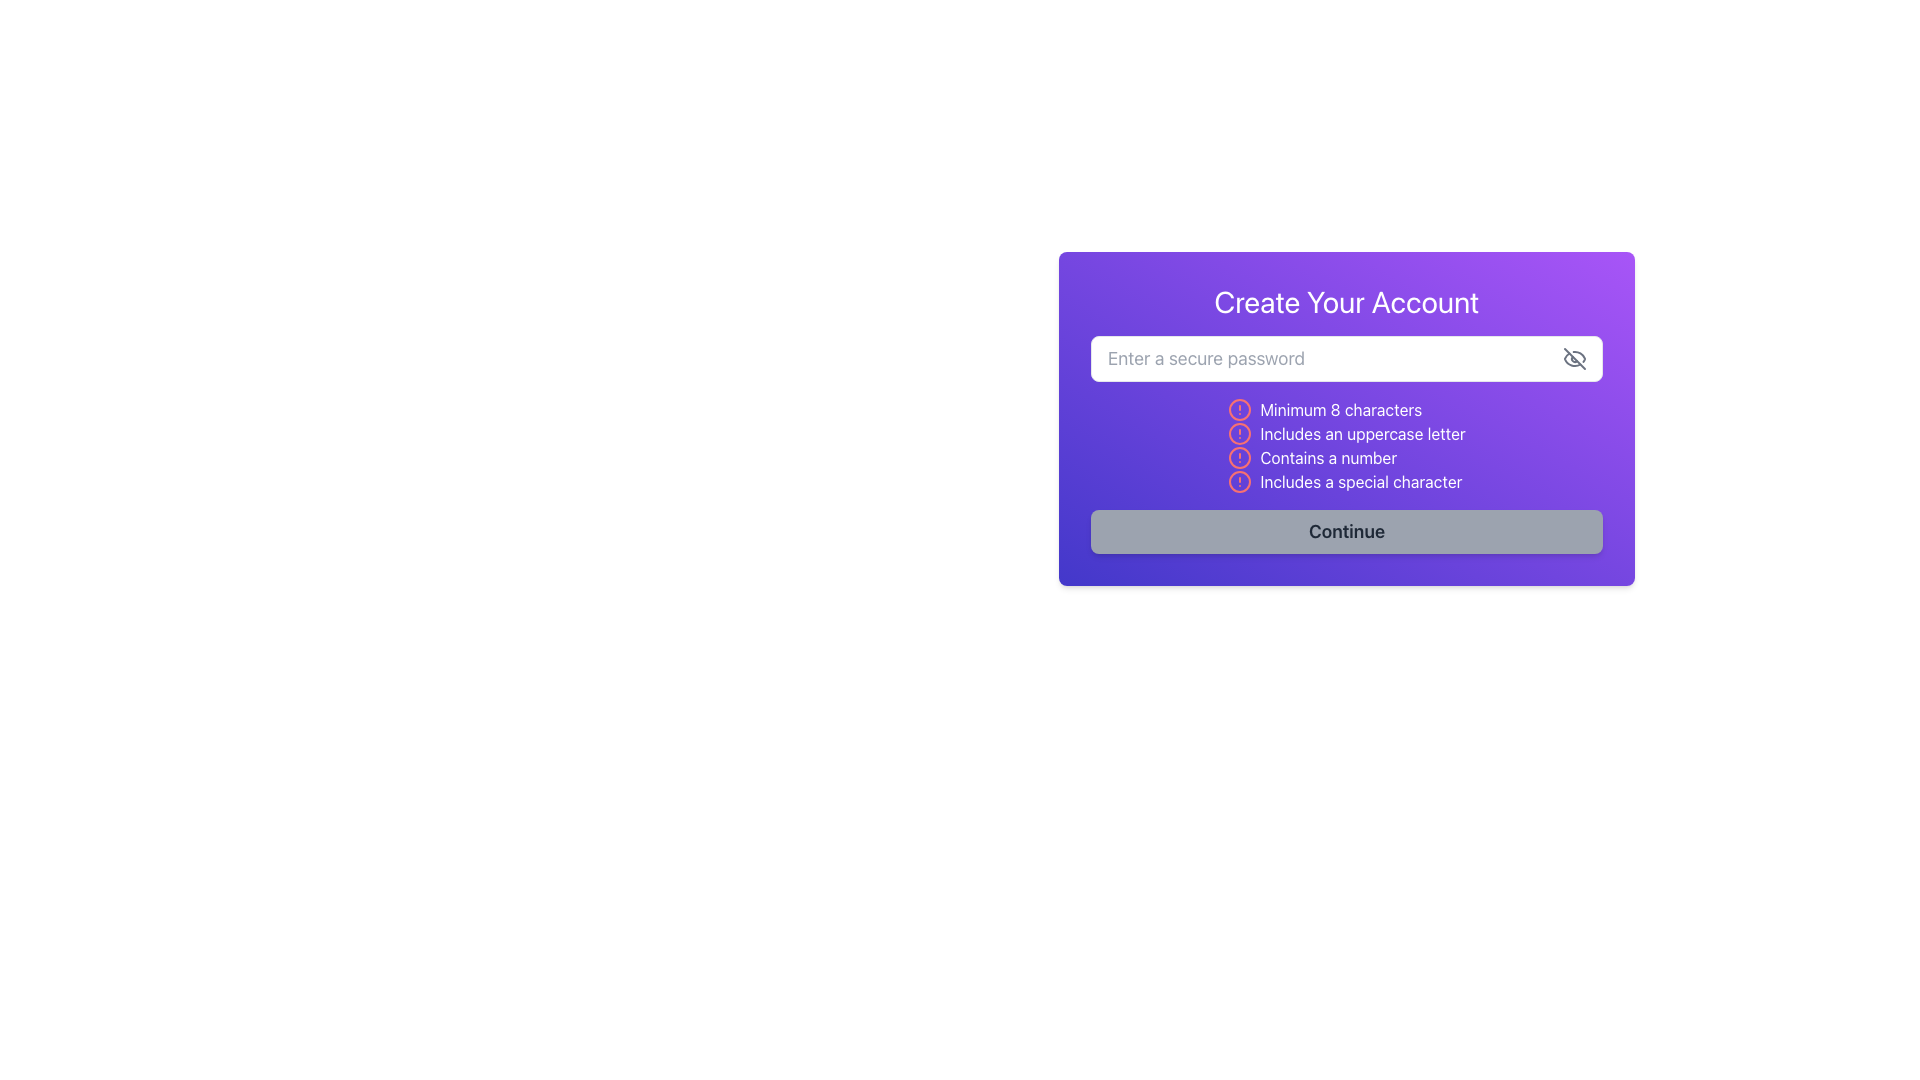 The width and height of the screenshot is (1920, 1080). I want to click on the text label with the red alert icon and the message 'Includes an uppercase letter', so click(1347, 433).